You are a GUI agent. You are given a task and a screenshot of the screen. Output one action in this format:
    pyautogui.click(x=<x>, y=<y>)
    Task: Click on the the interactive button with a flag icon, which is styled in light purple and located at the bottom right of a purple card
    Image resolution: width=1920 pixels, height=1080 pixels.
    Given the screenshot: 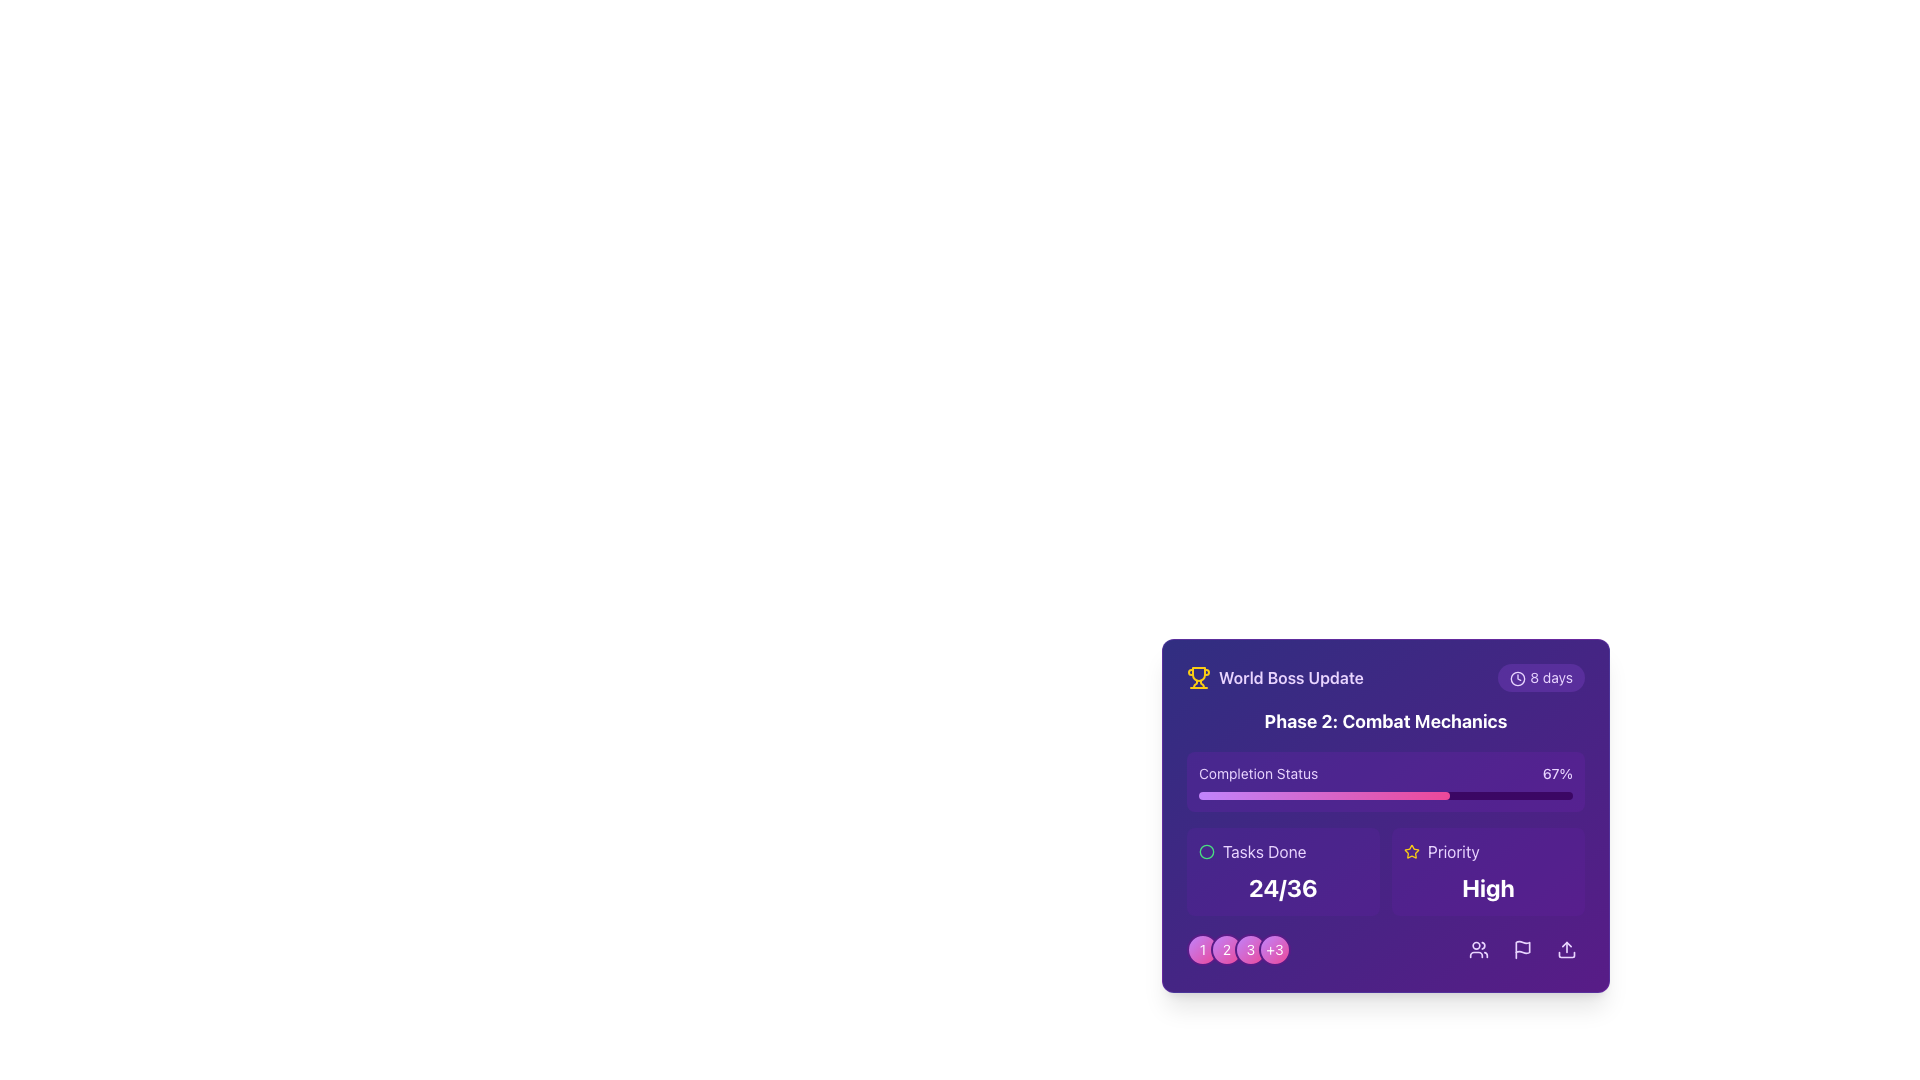 What is the action you would take?
    pyautogui.click(x=1521, y=948)
    